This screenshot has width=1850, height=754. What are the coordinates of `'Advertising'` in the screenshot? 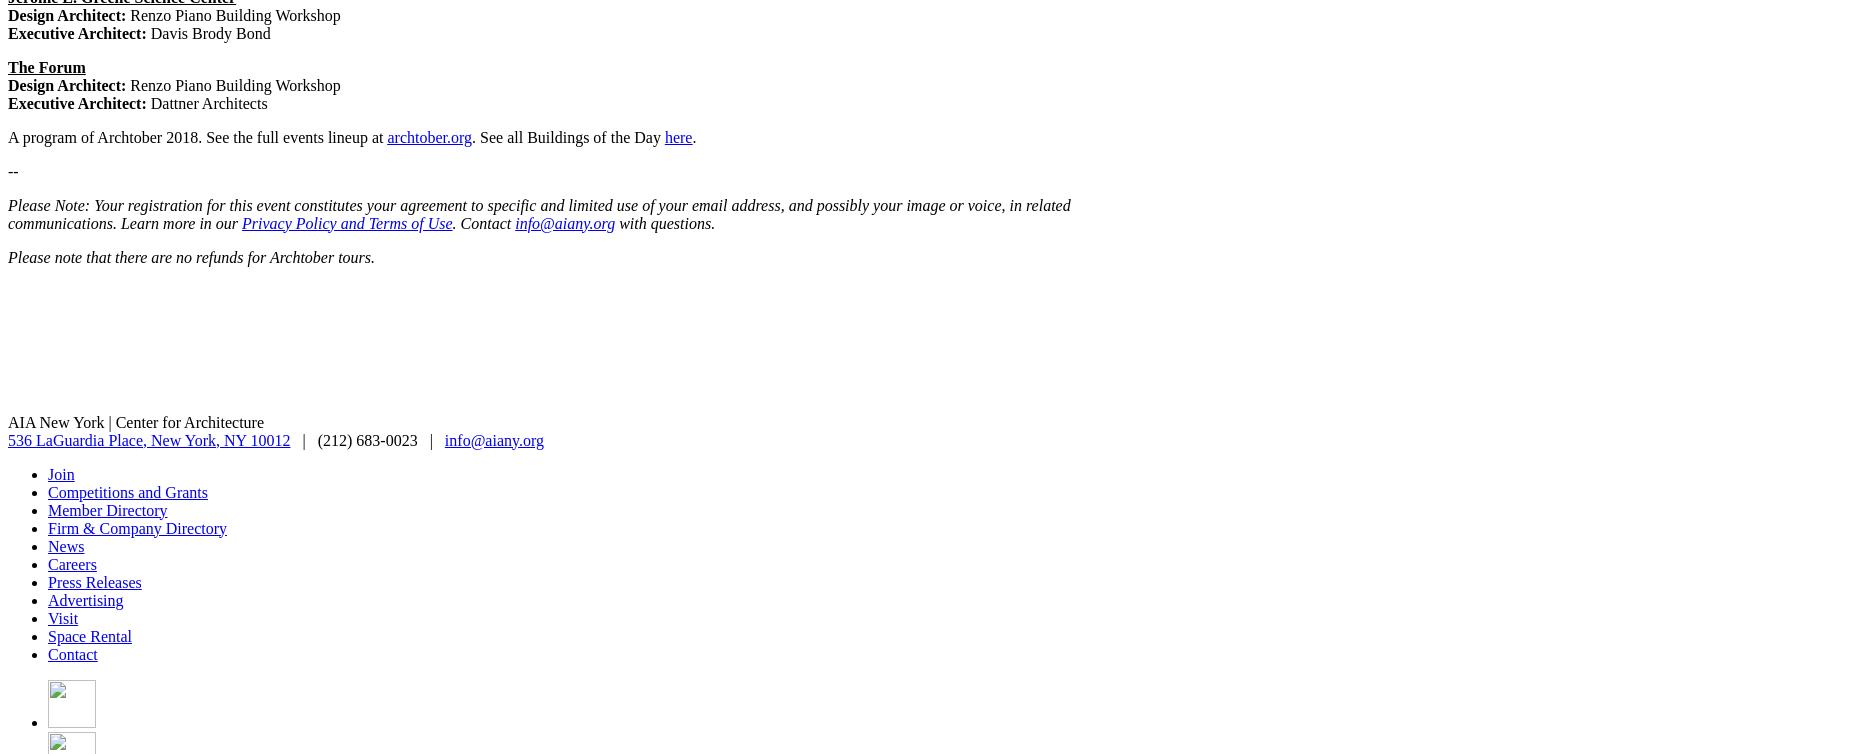 It's located at (46, 598).